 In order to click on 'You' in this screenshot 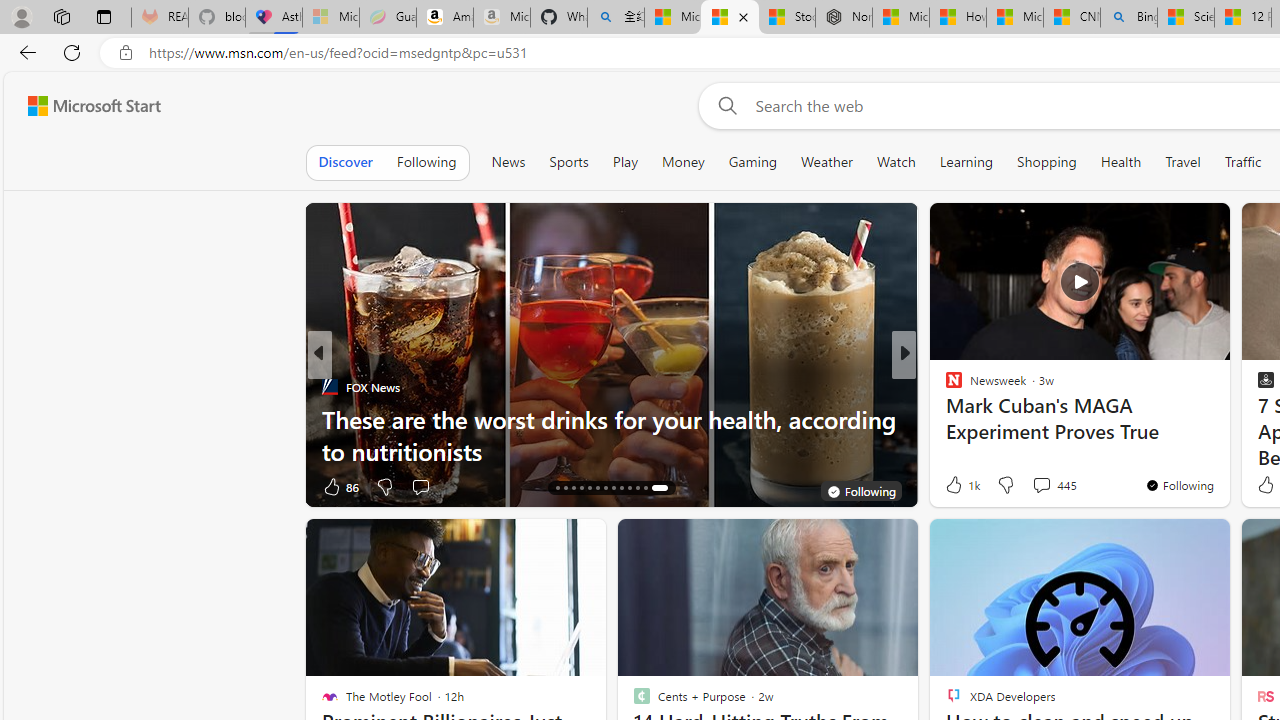, I will do `click(1179, 485)`.